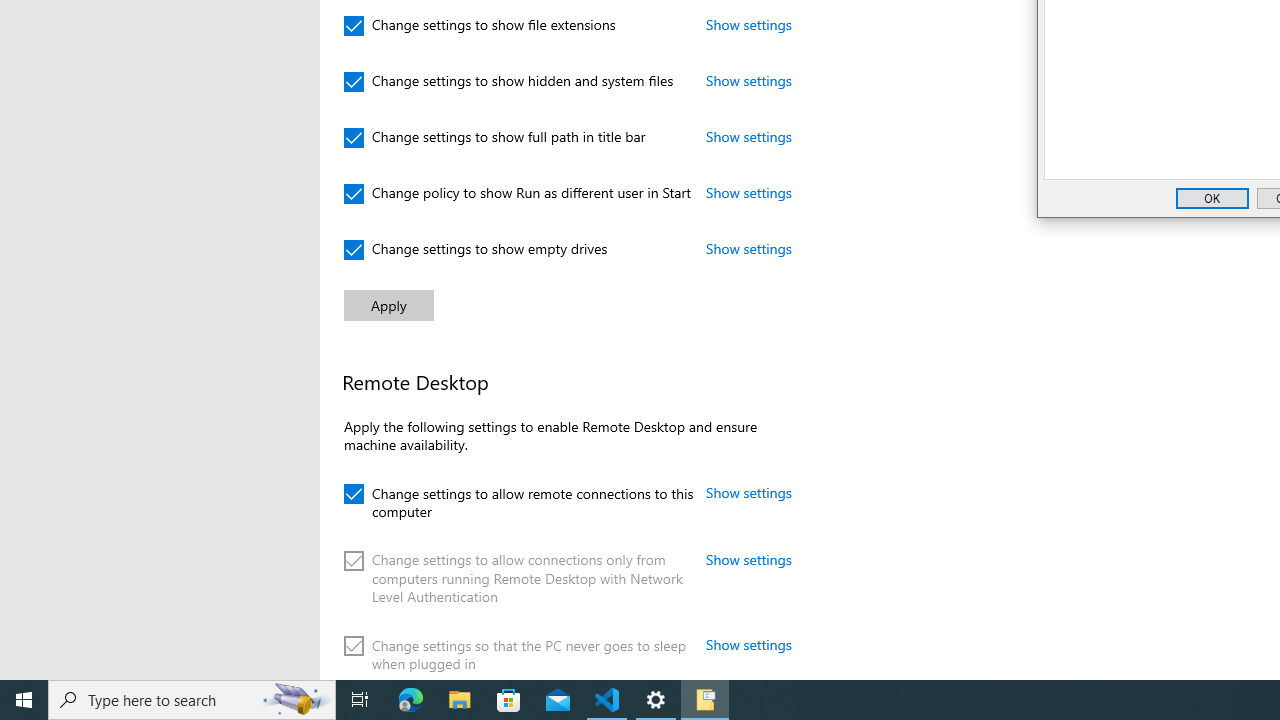 Image resolution: width=1280 pixels, height=720 pixels. I want to click on 'Task View', so click(359, 698).